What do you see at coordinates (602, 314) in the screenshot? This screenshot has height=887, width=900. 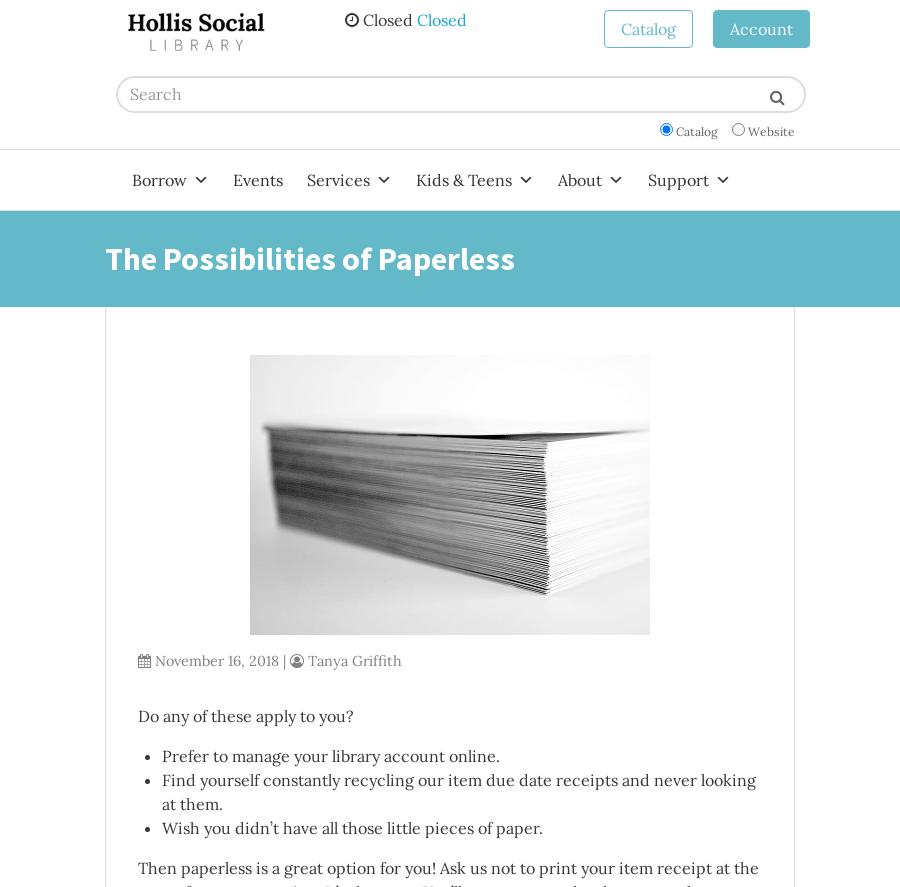 I see `'Friends of the Library'` at bounding box center [602, 314].